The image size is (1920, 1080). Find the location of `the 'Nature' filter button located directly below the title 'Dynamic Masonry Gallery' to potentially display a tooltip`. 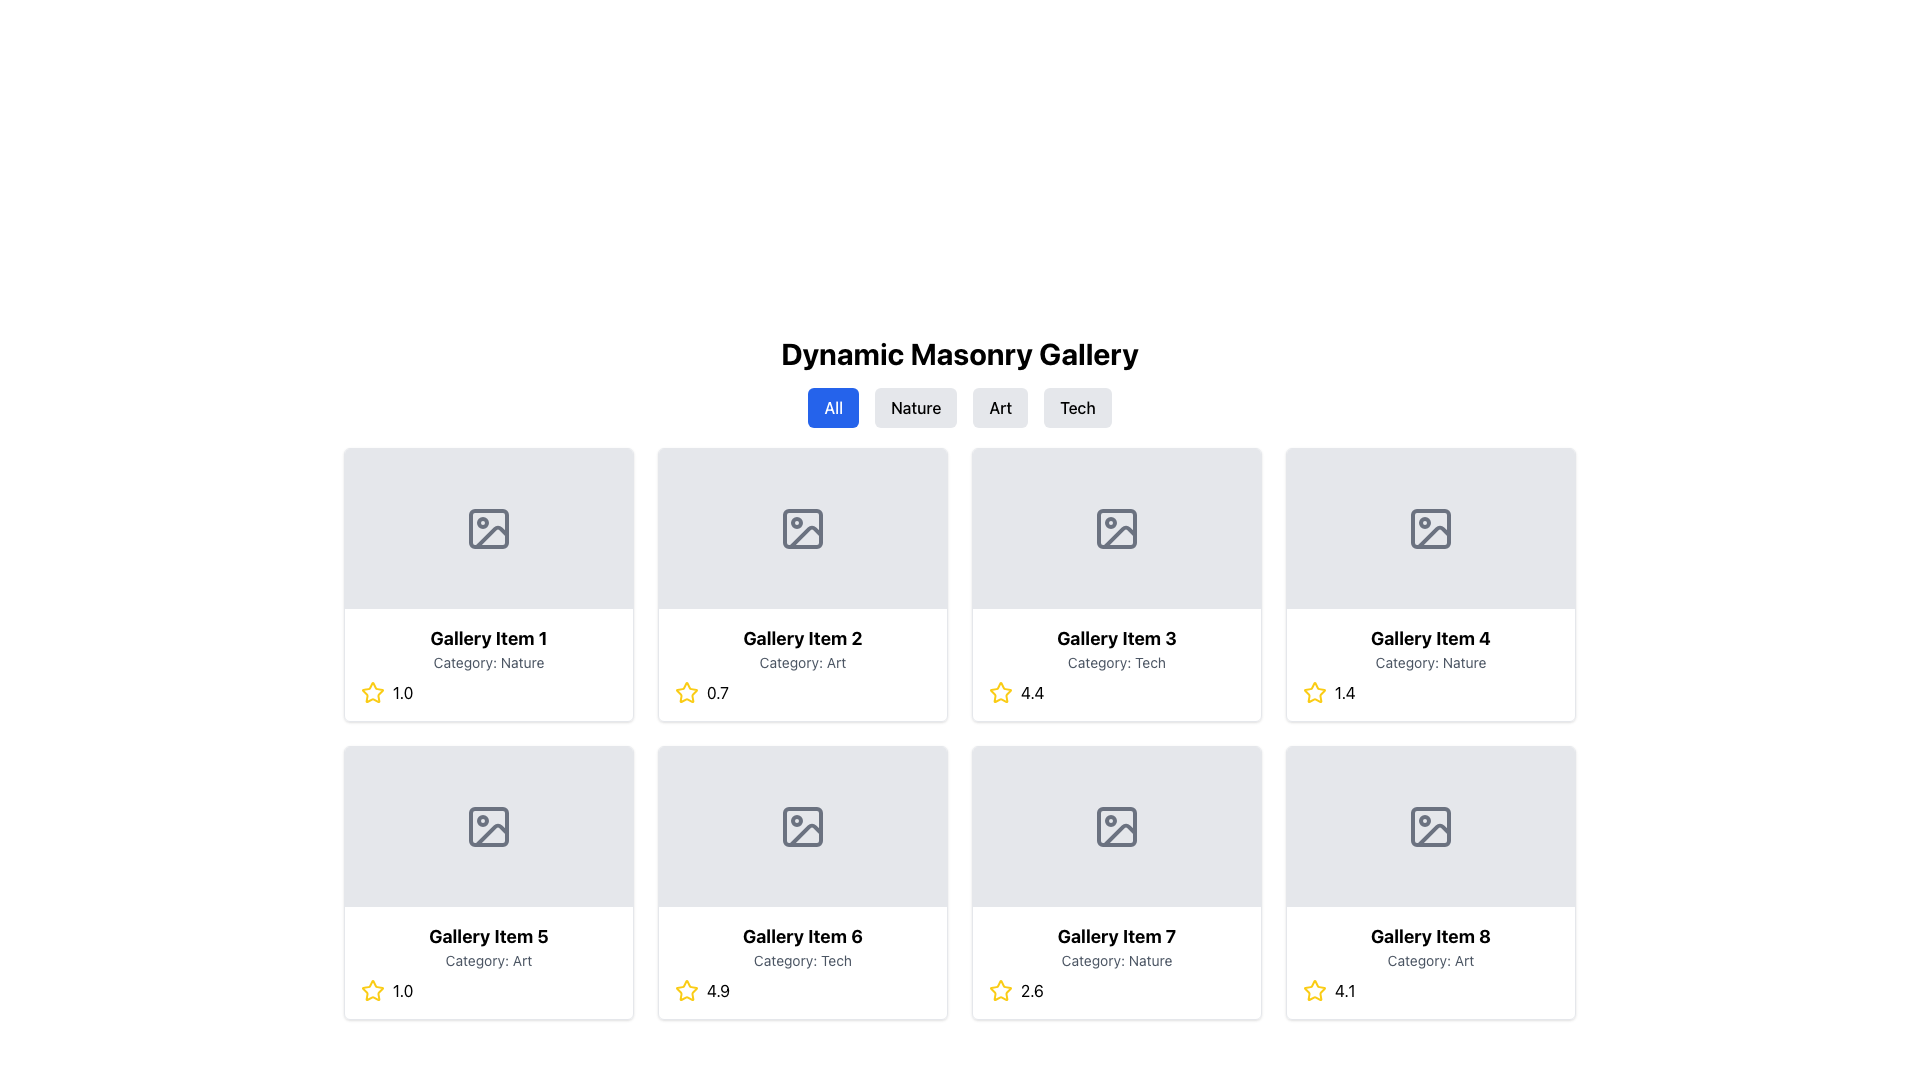

the 'Nature' filter button located directly below the title 'Dynamic Masonry Gallery' to potentially display a tooltip is located at coordinates (915, 407).